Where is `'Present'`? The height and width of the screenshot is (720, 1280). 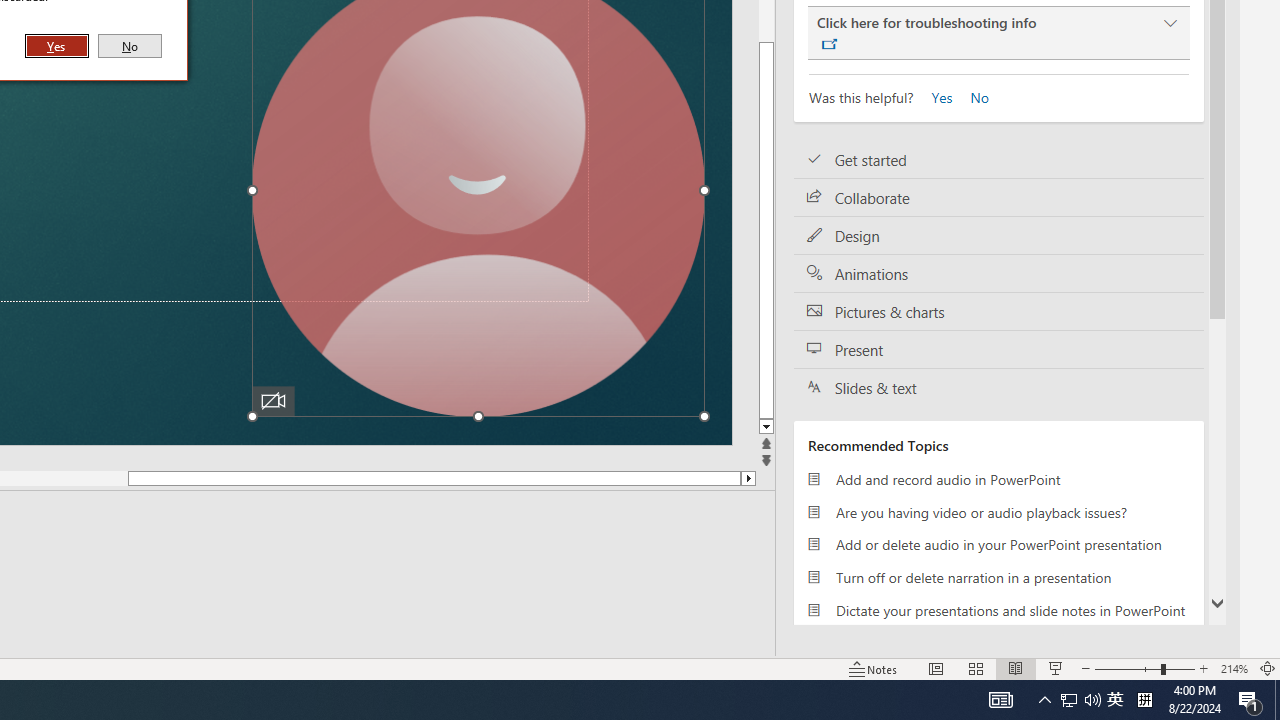
'Present' is located at coordinates (999, 348).